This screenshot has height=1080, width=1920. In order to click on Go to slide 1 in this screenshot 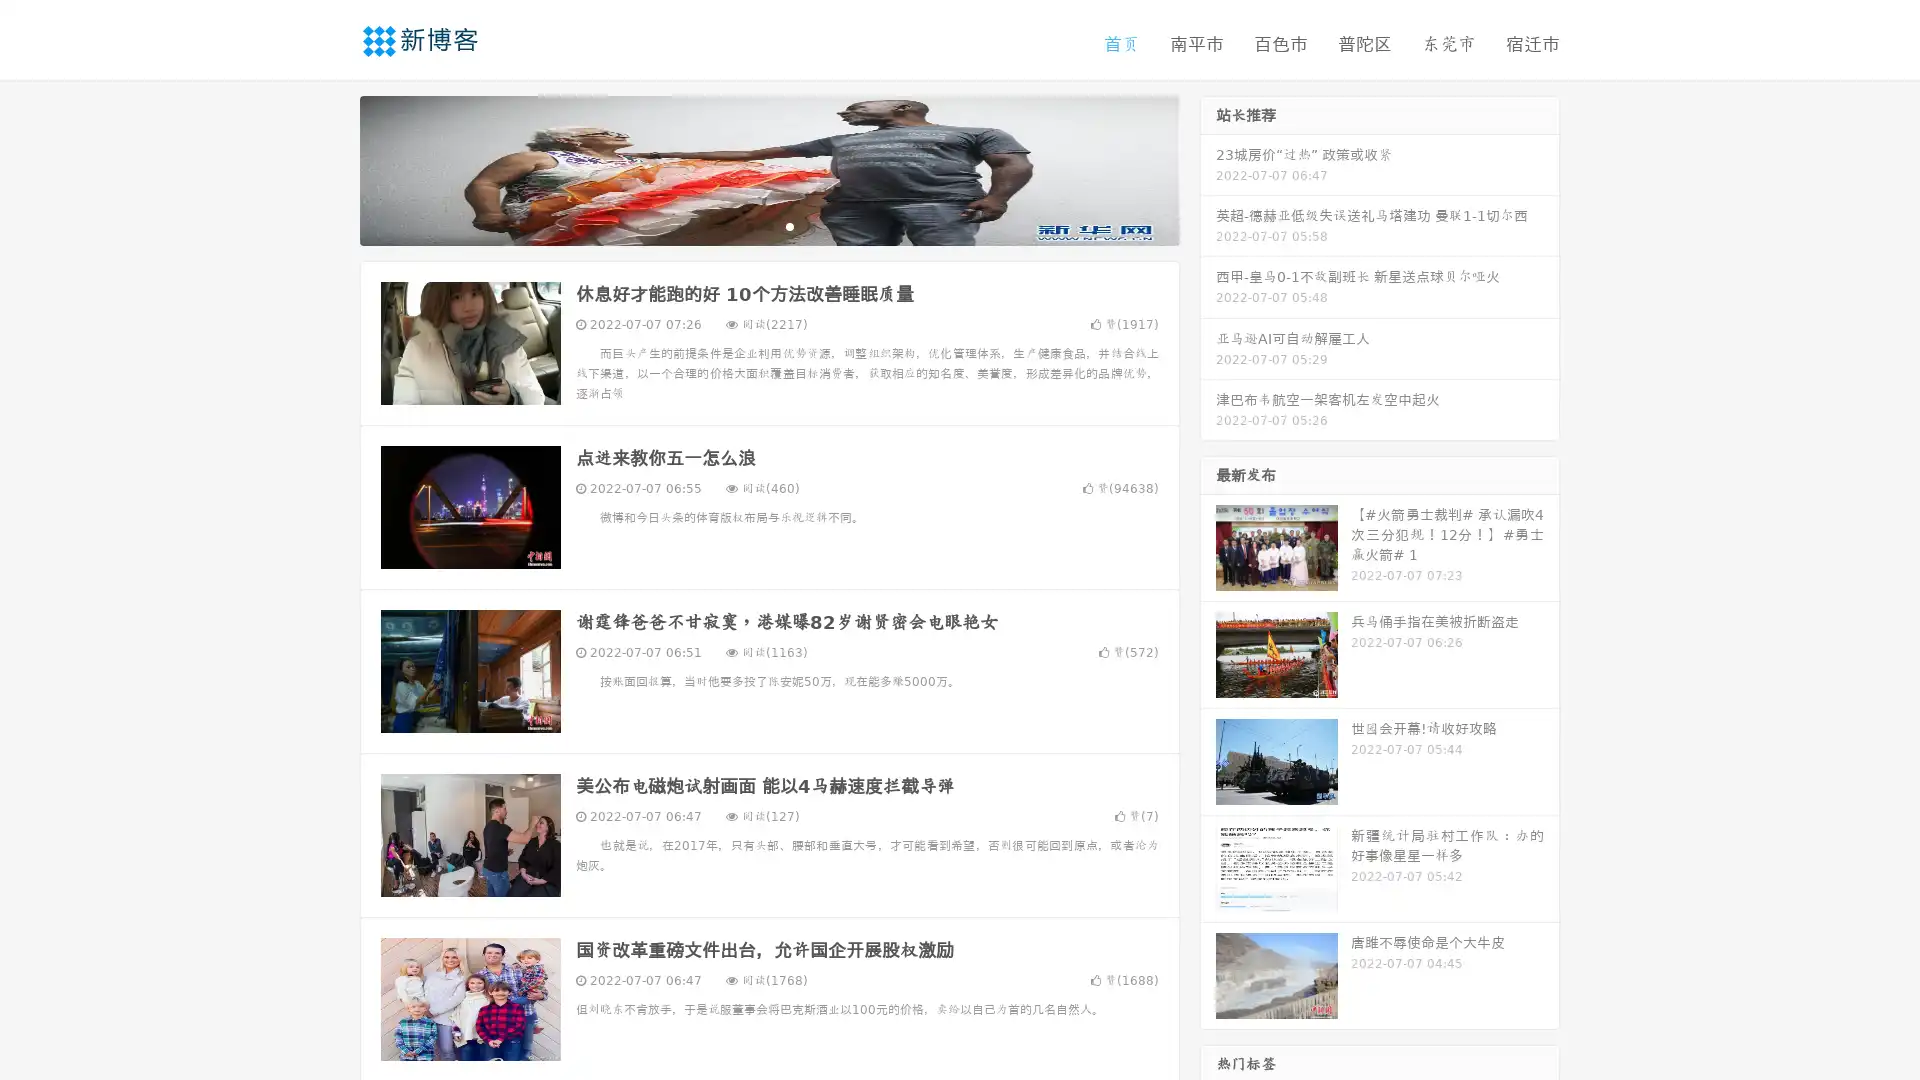, I will do `click(748, 225)`.